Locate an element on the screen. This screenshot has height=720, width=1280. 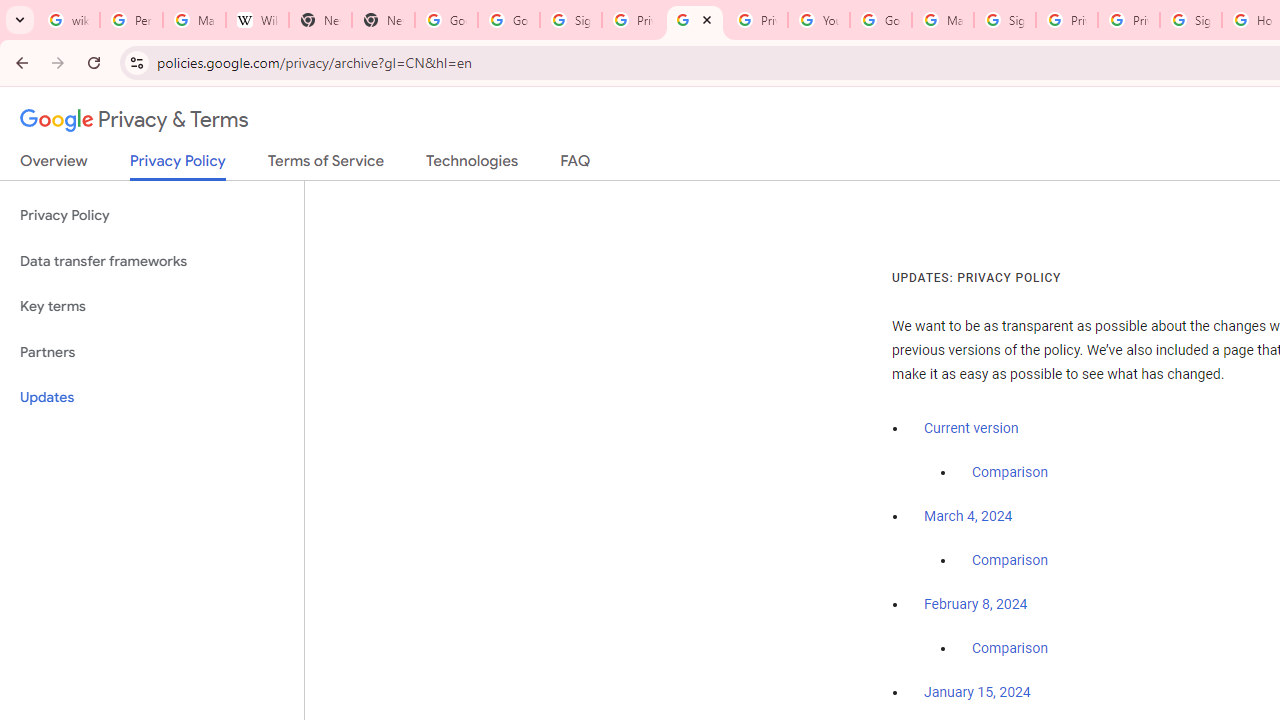
'Overview' is located at coordinates (54, 164).